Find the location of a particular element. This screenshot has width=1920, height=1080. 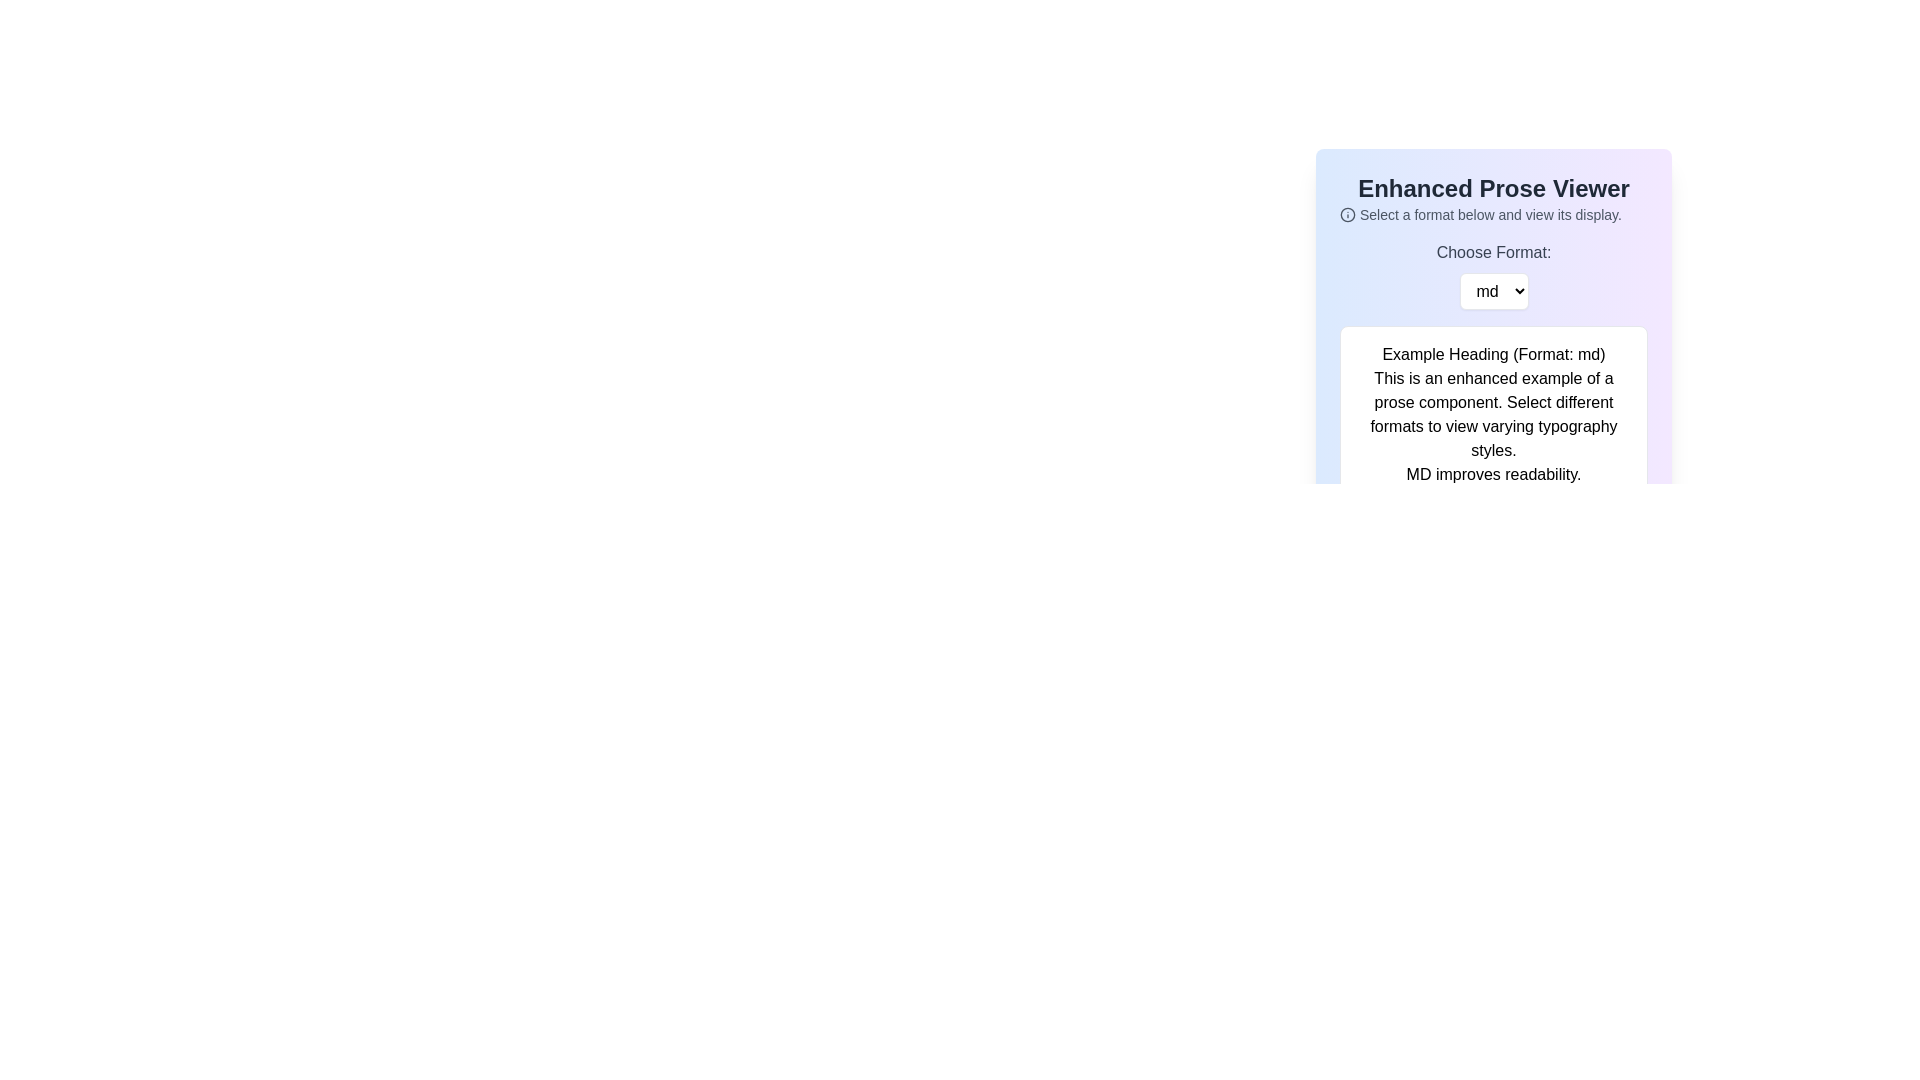

the Text block that provides a descriptive explanation about the prose component, which is located below 'Example Heading (Format: md)' and above 'MD improves readability' is located at coordinates (1493, 414).